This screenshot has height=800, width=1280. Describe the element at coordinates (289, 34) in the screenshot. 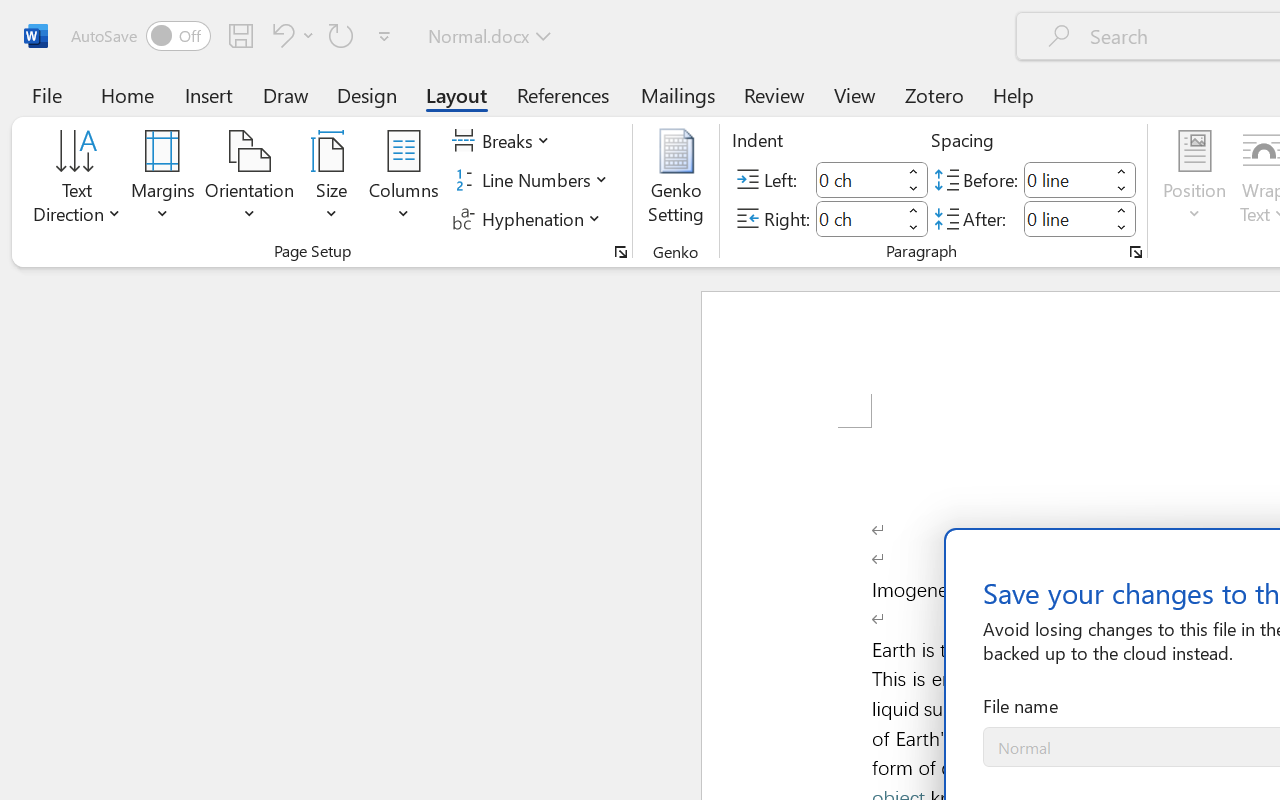

I see `'Undo Paste Destination Formatting'` at that location.